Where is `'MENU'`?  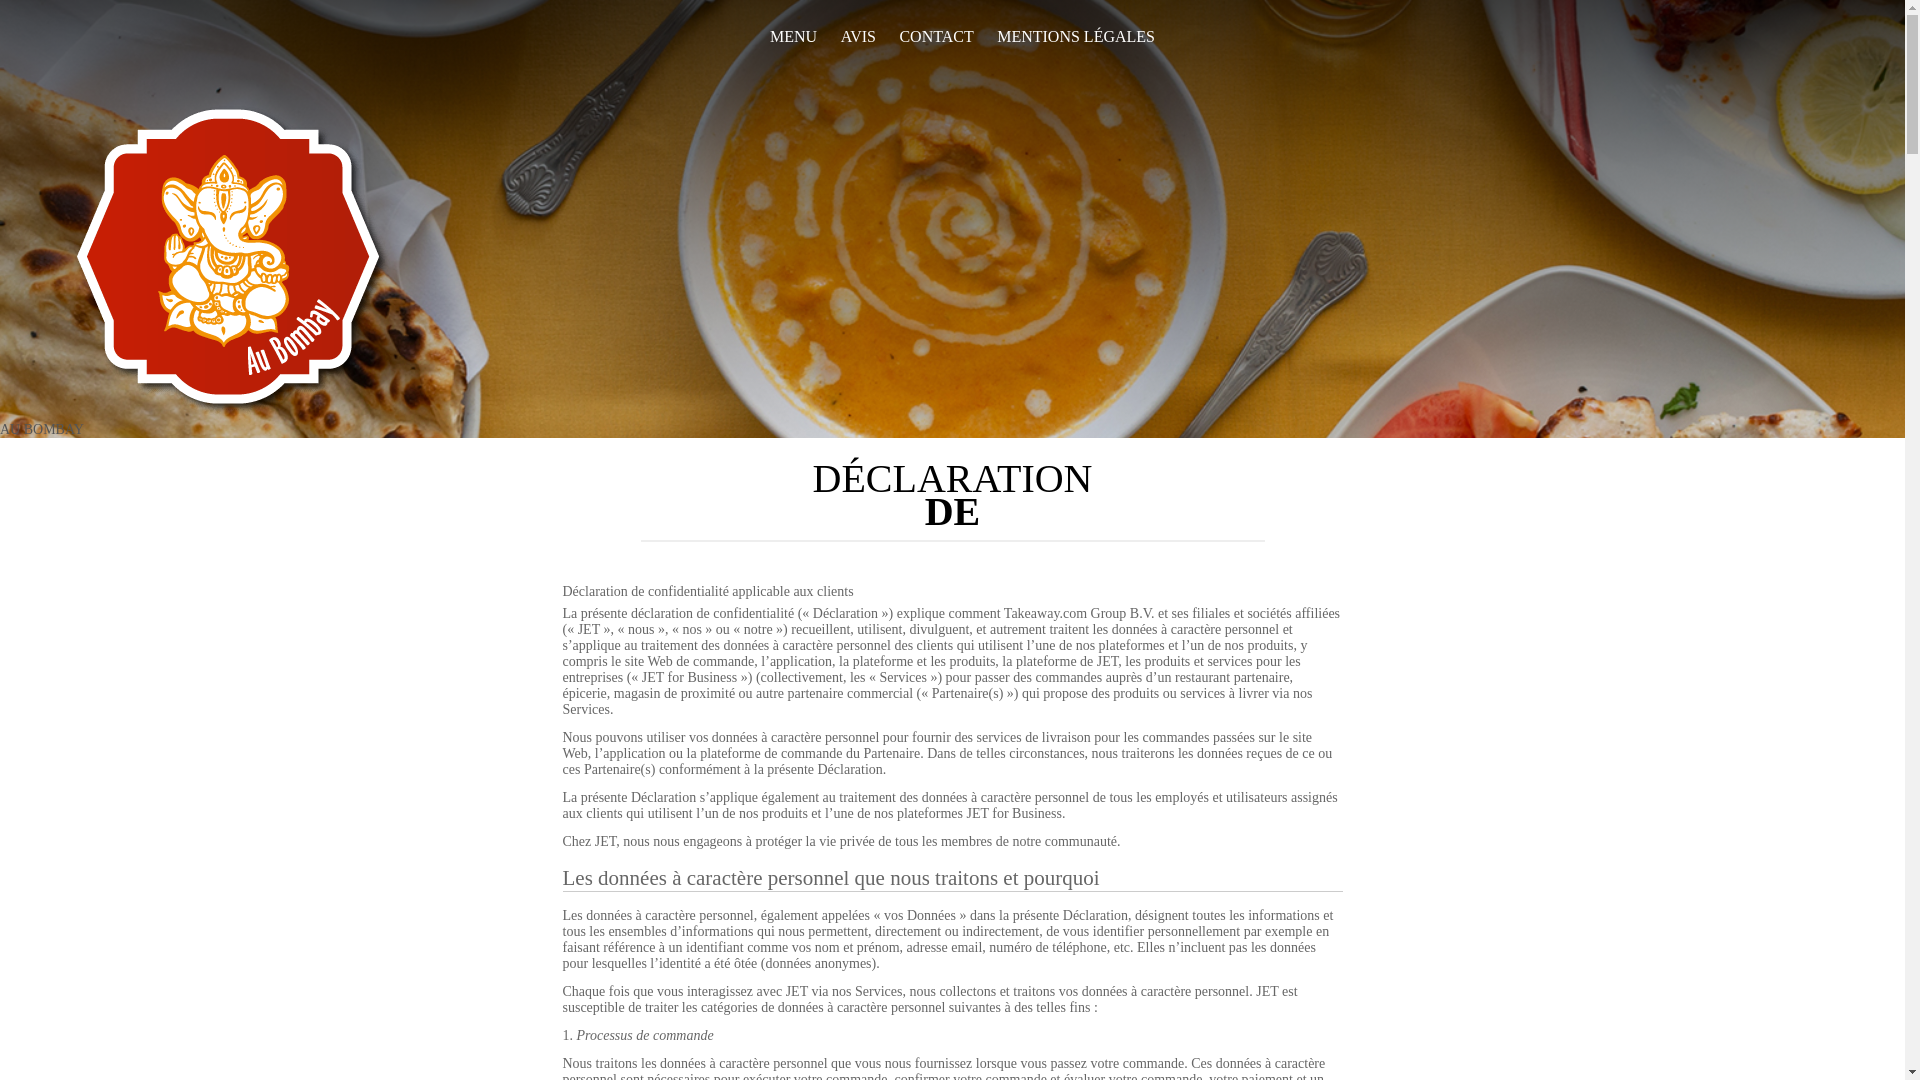 'MENU' is located at coordinates (792, 37).